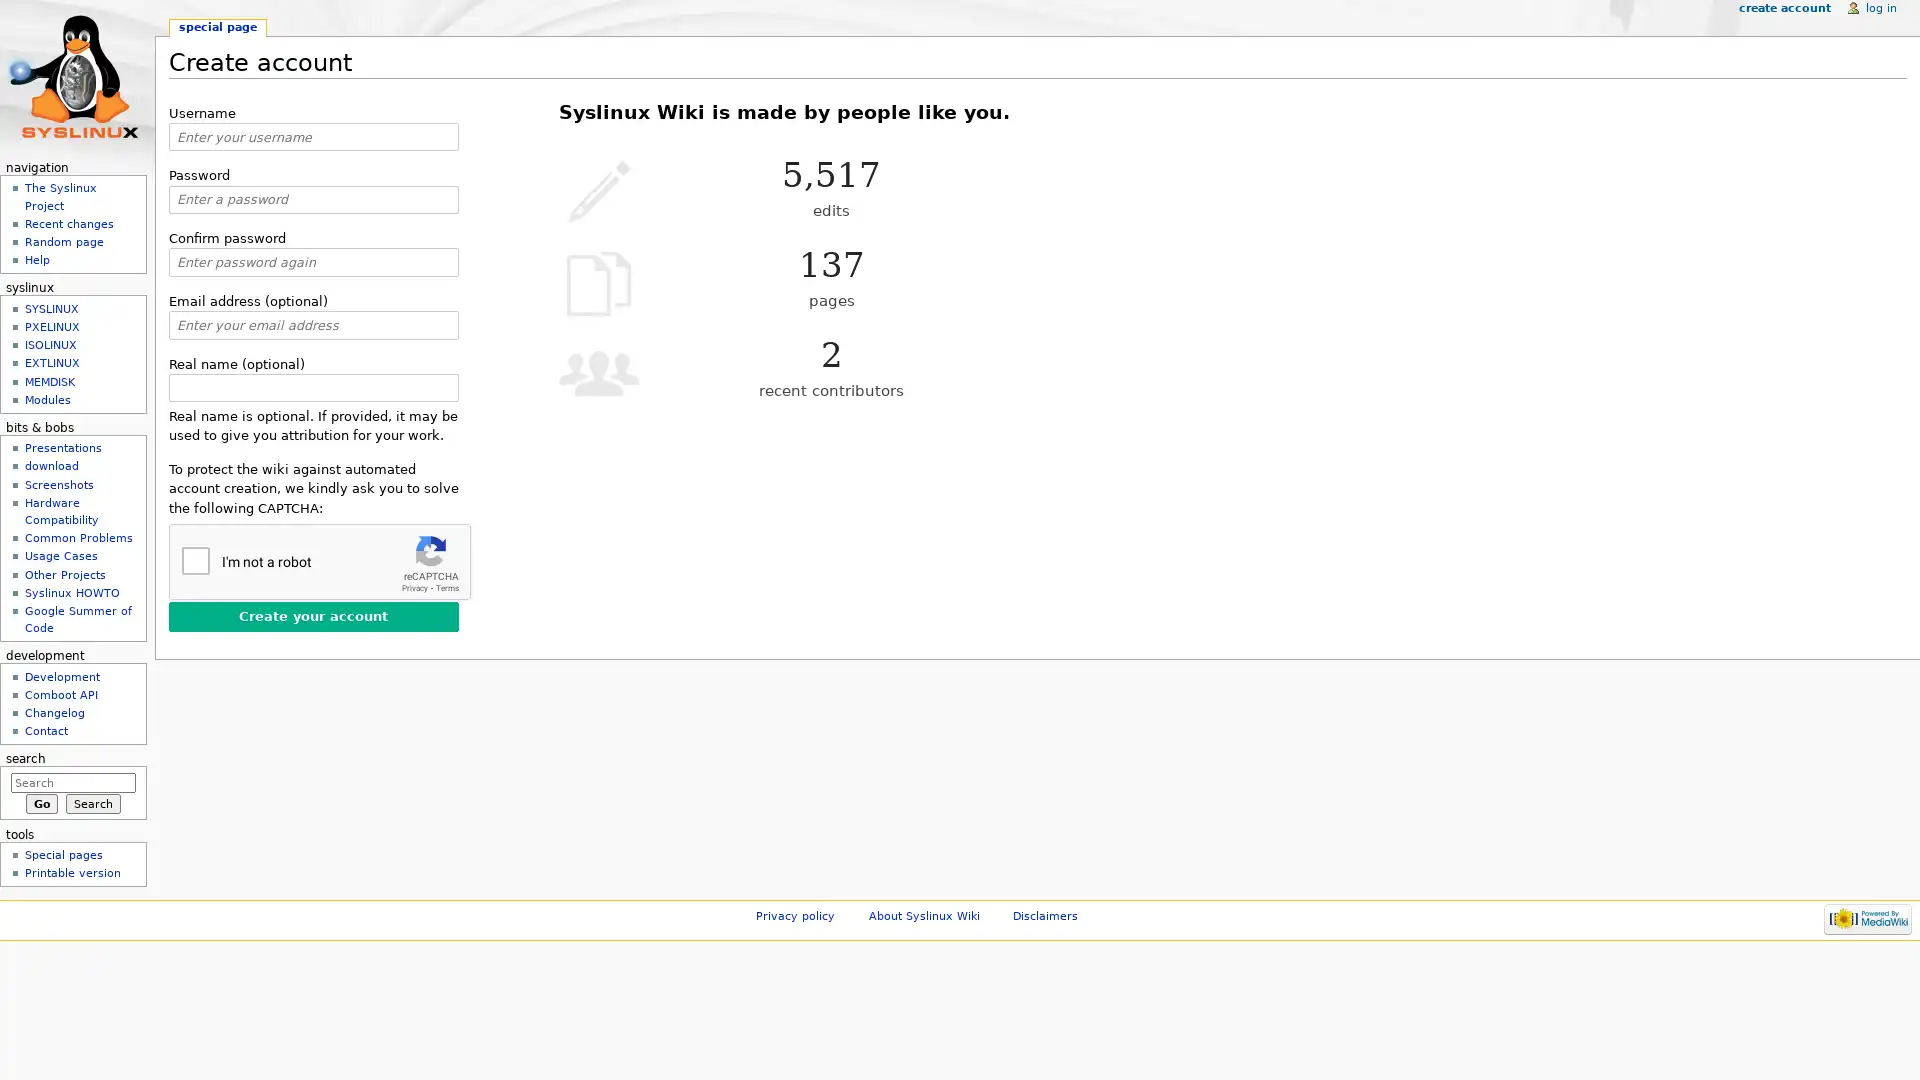 The width and height of the screenshot is (1920, 1080). I want to click on Go, so click(41, 802).